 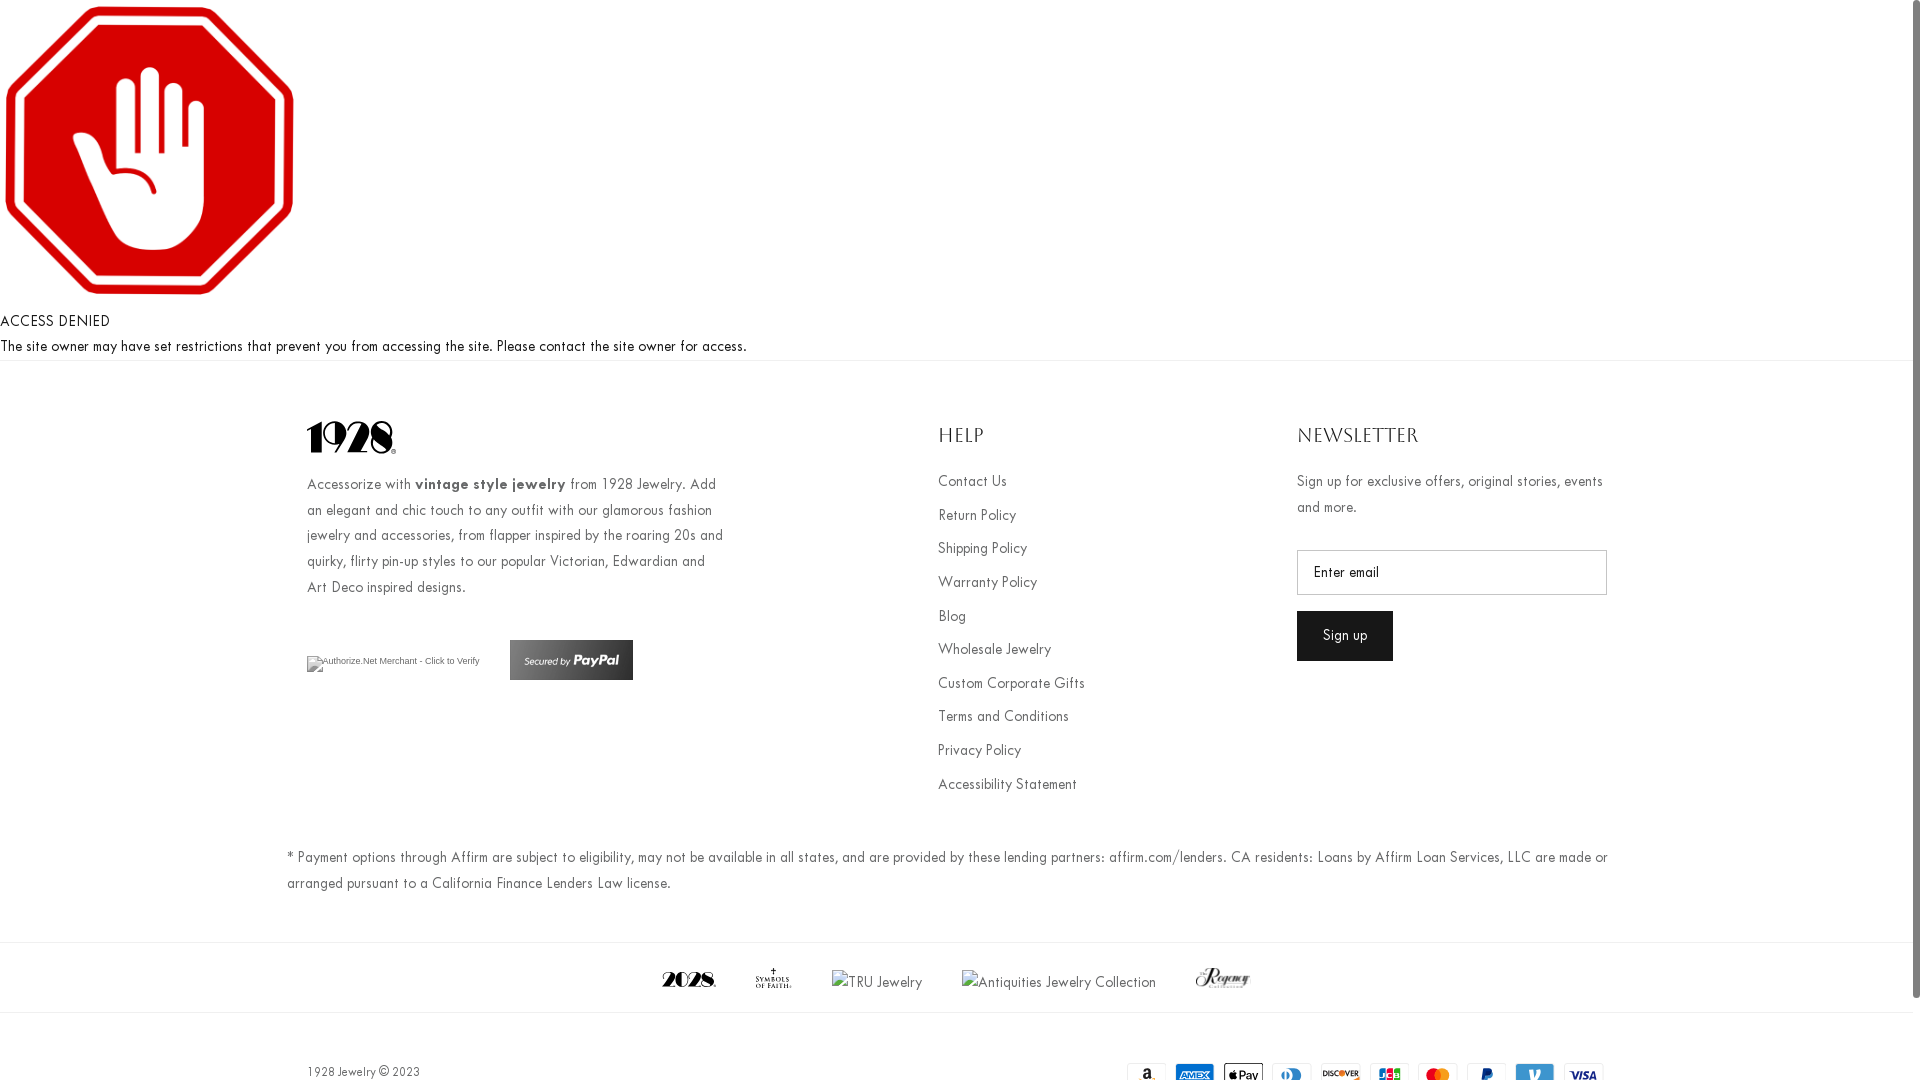 What do you see at coordinates (972, 481) in the screenshot?
I see `'Contact Us'` at bounding box center [972, 481].